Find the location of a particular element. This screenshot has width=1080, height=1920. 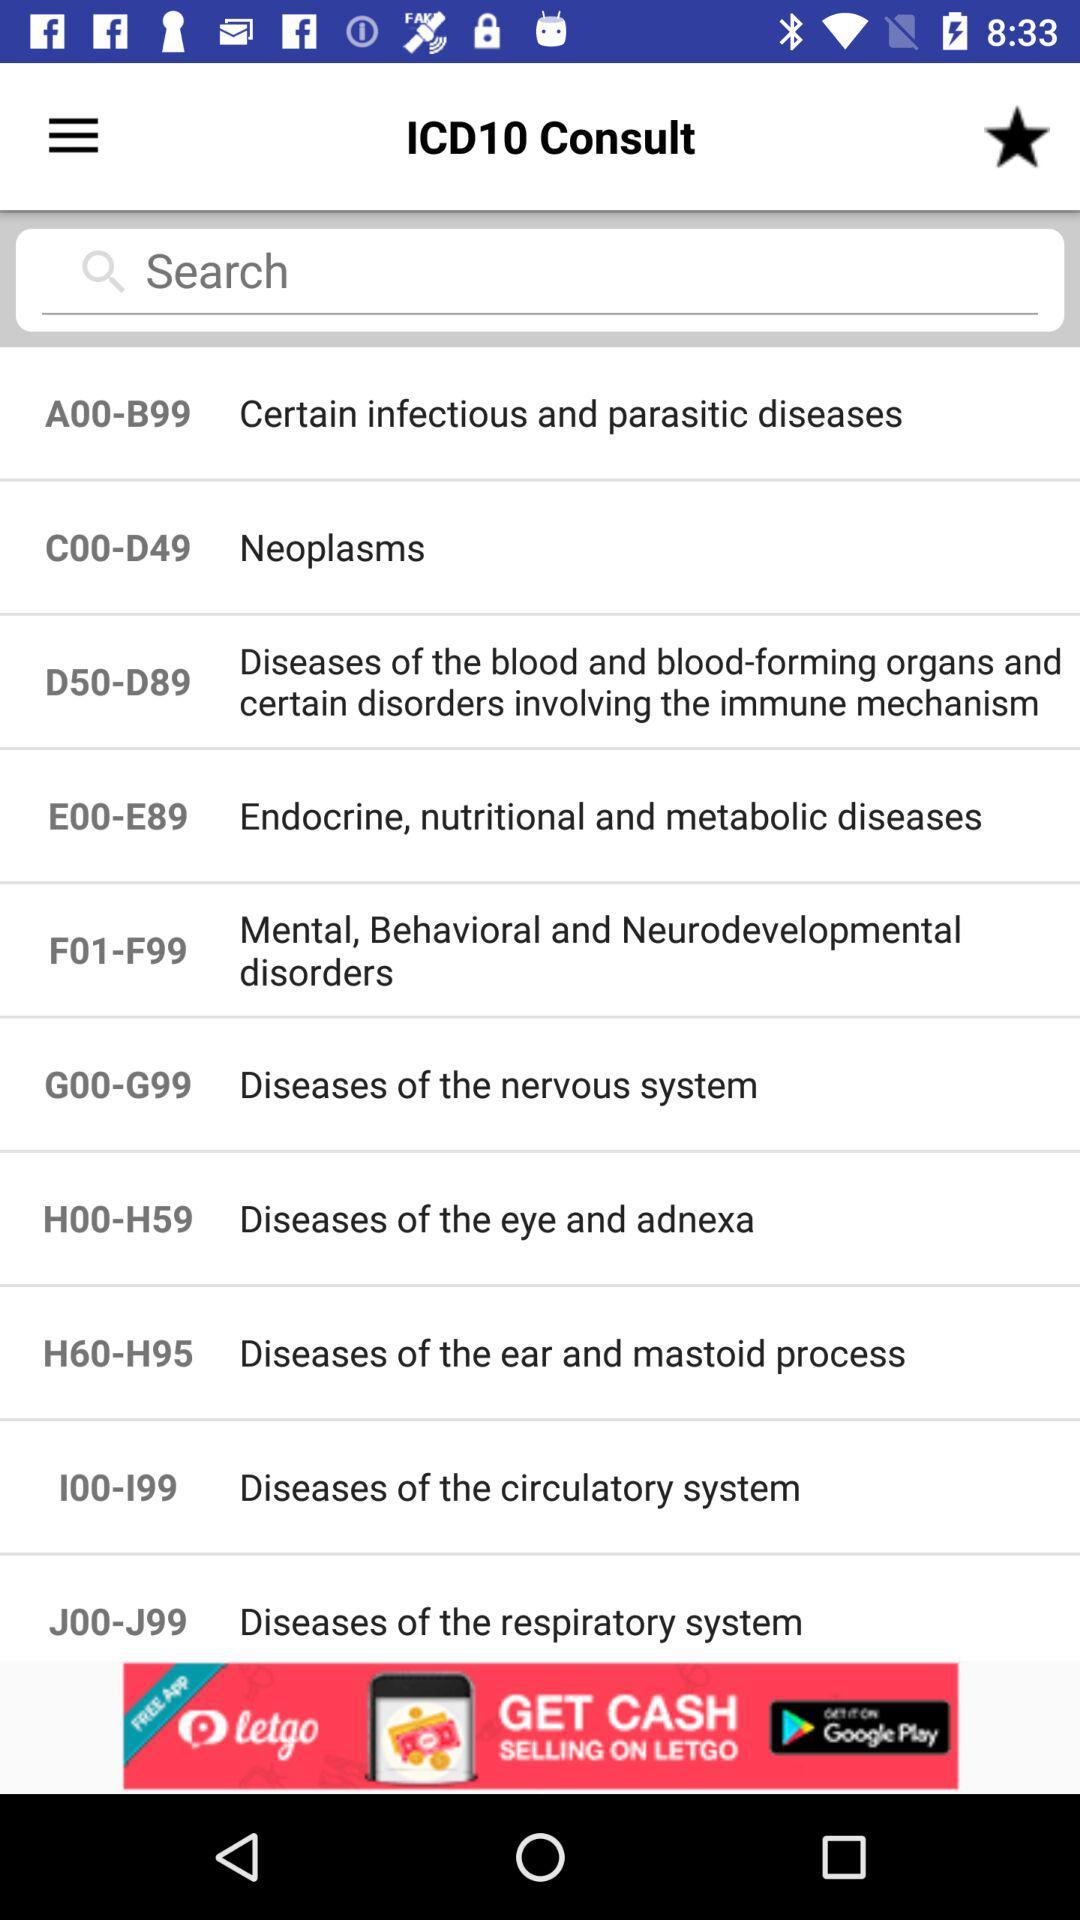

item next to endocrine nutritional and is located at coordinates (118, 948).